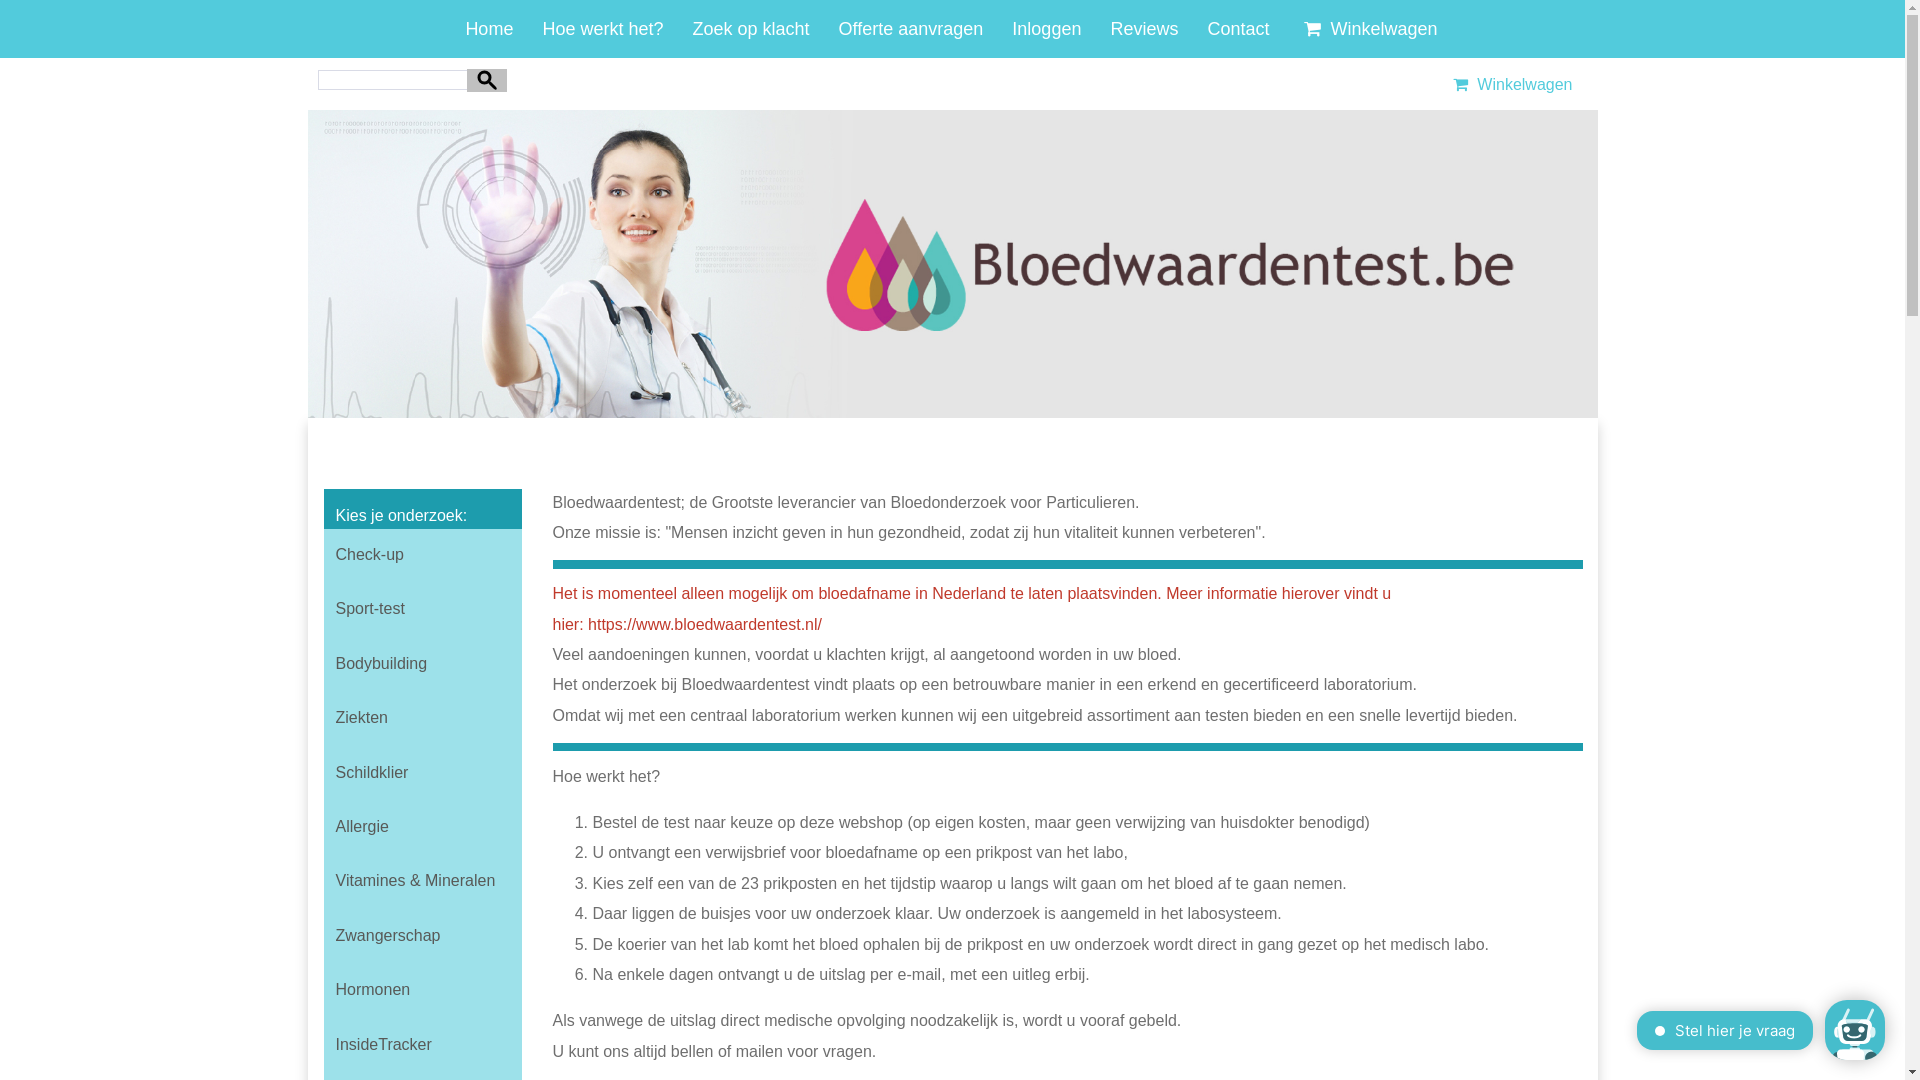  I want to click on 'Offerte aanvragen', so click(910, 29).